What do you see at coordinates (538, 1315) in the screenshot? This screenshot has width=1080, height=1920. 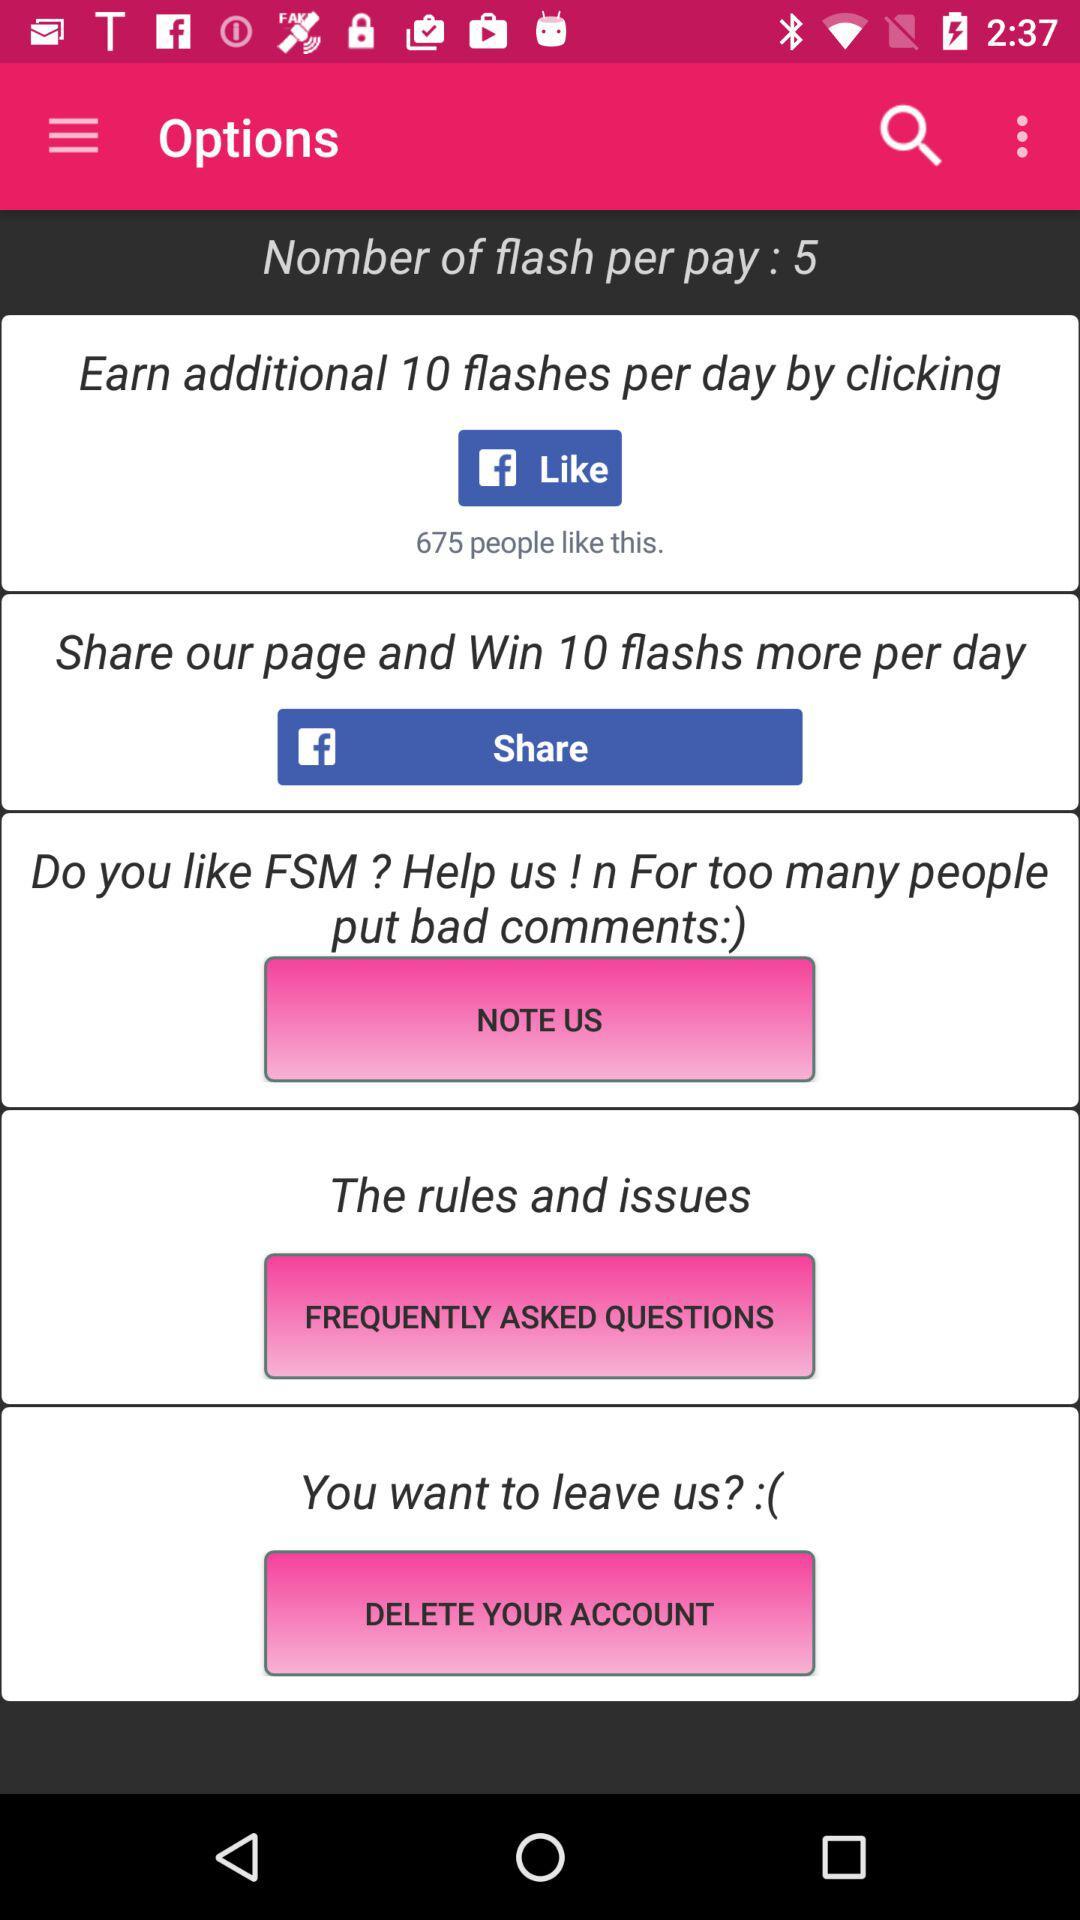 I see `the frequently asked qustions field` at bounding box center [538, 1315].